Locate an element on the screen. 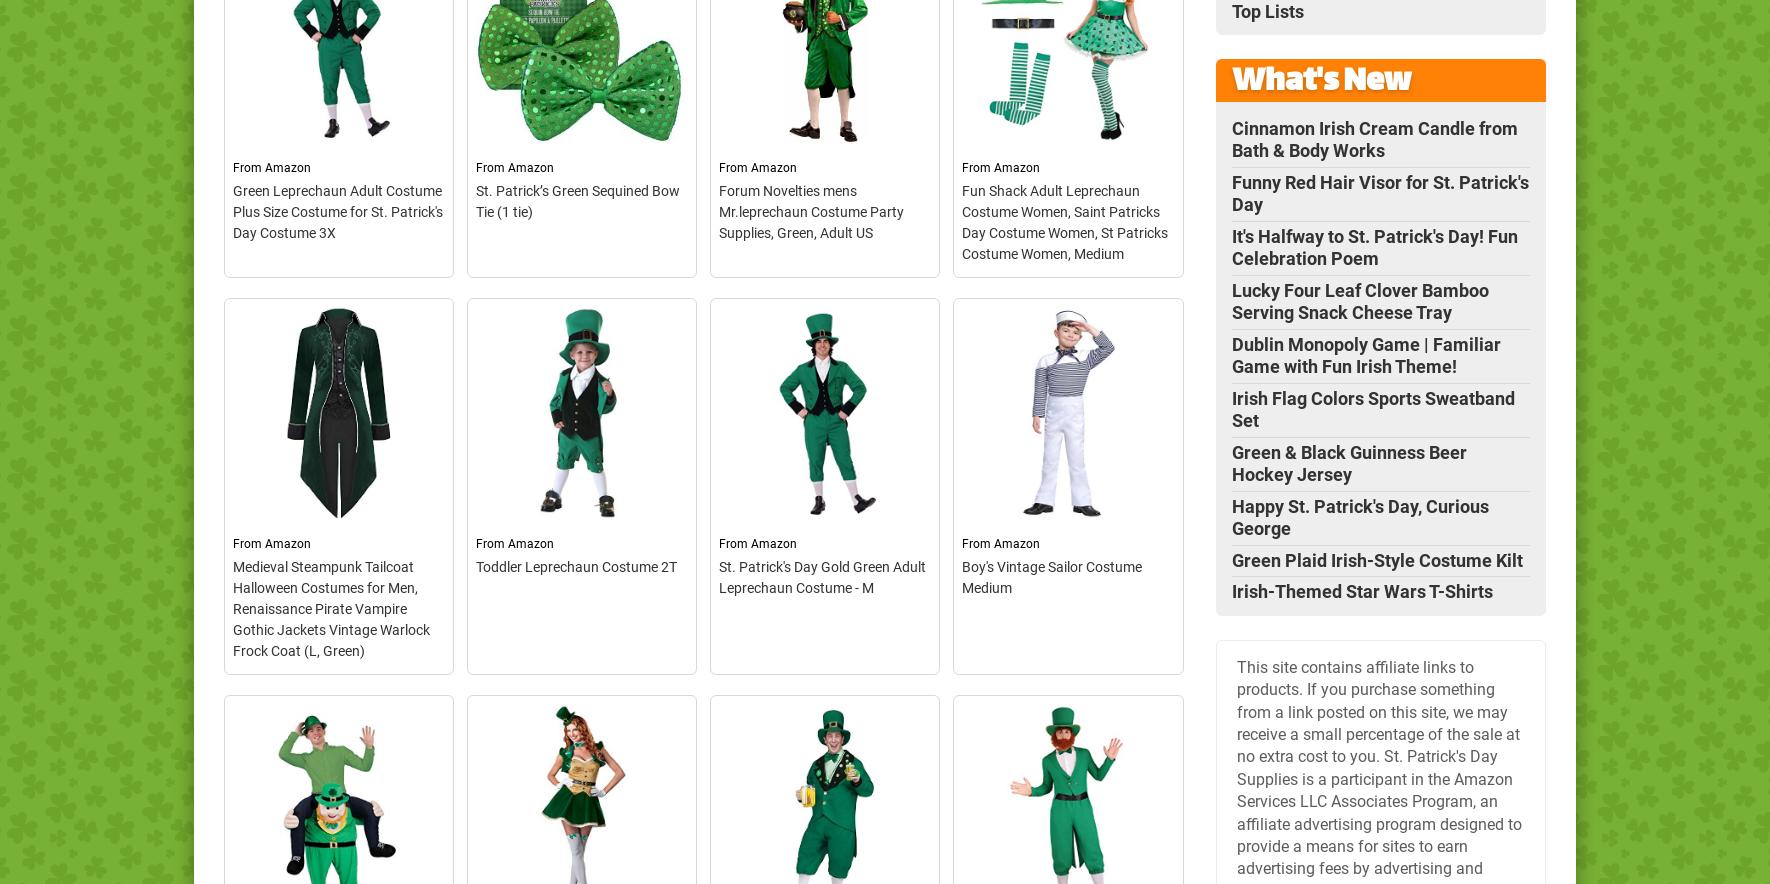 This screenshot has height=884, width=1770. 'Boy's Vintage Sailor Costume Medium' is located at coordinates (1052, 576).